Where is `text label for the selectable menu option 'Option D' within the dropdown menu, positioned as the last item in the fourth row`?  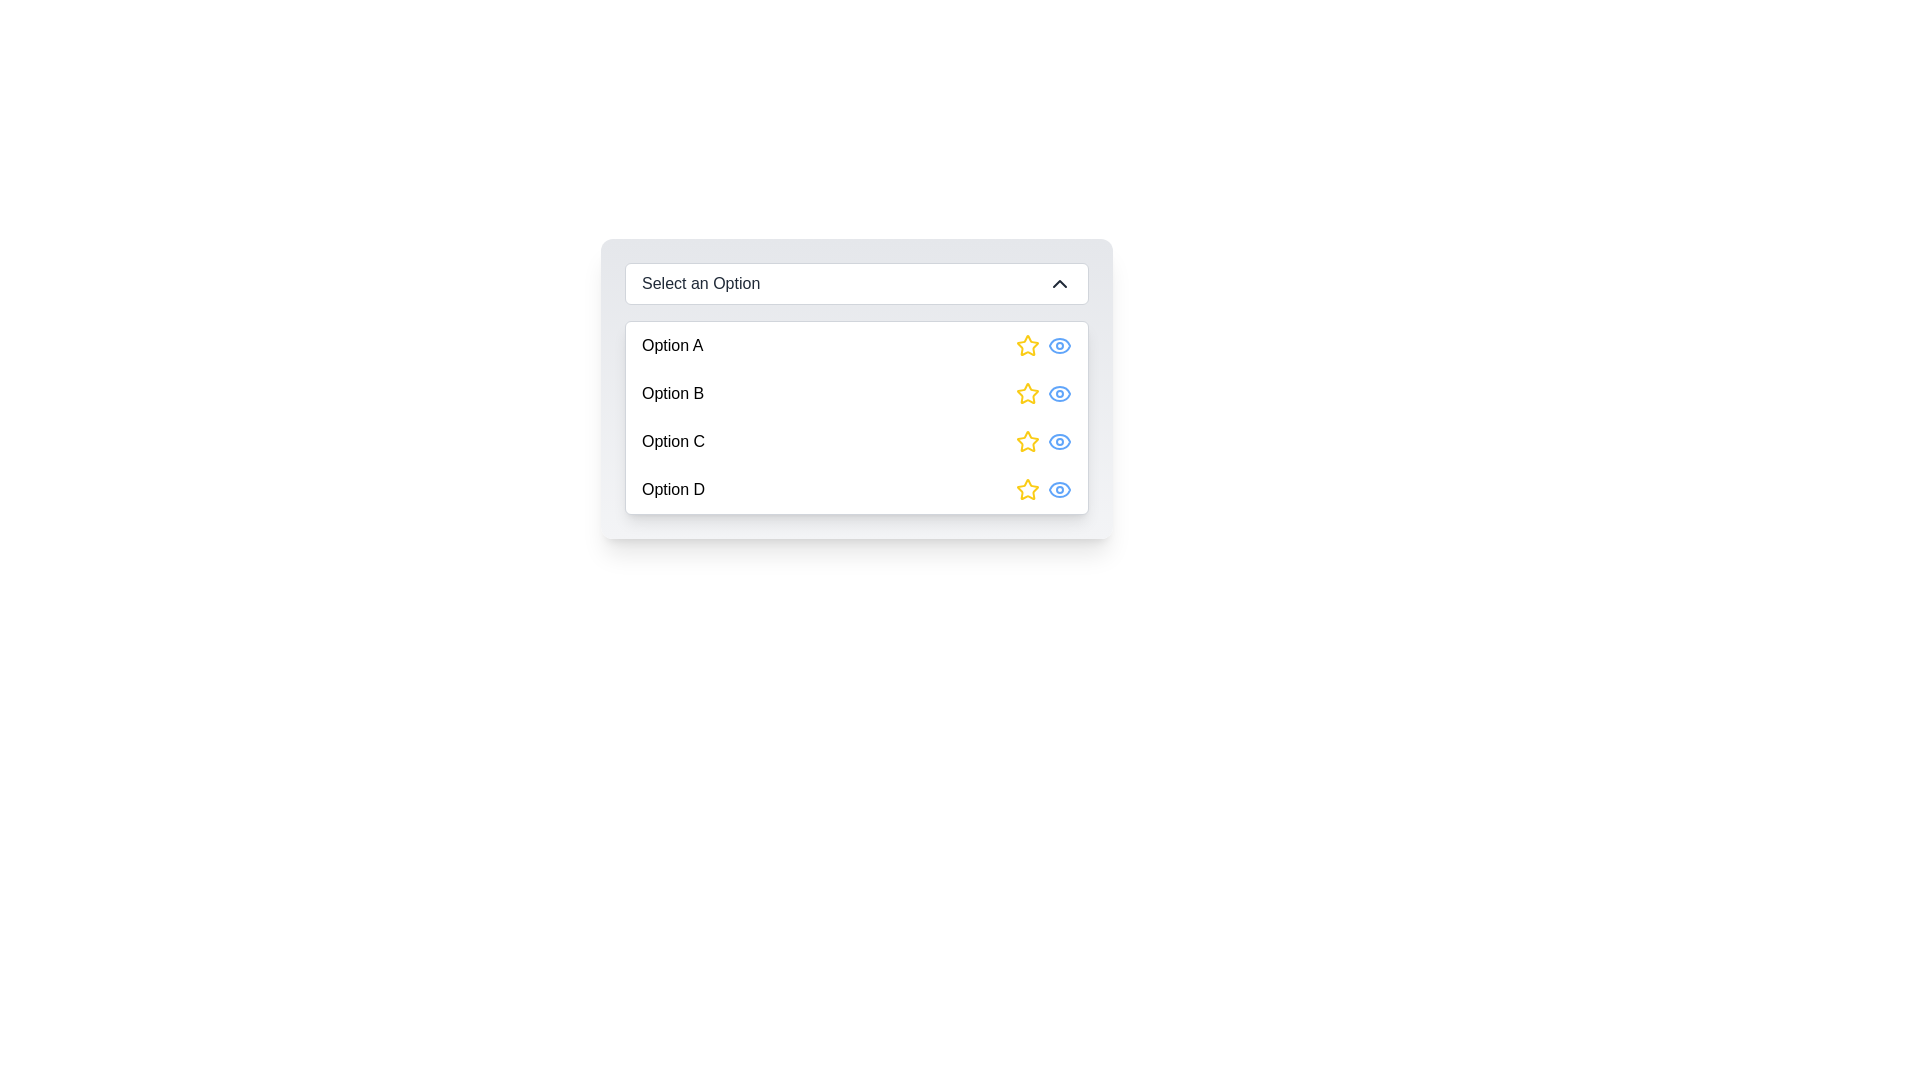
text label for the selectable menu option 'Option D' within the dropdown menu, positioned as the last item in the fourth row is located at coordinates (673, 489).